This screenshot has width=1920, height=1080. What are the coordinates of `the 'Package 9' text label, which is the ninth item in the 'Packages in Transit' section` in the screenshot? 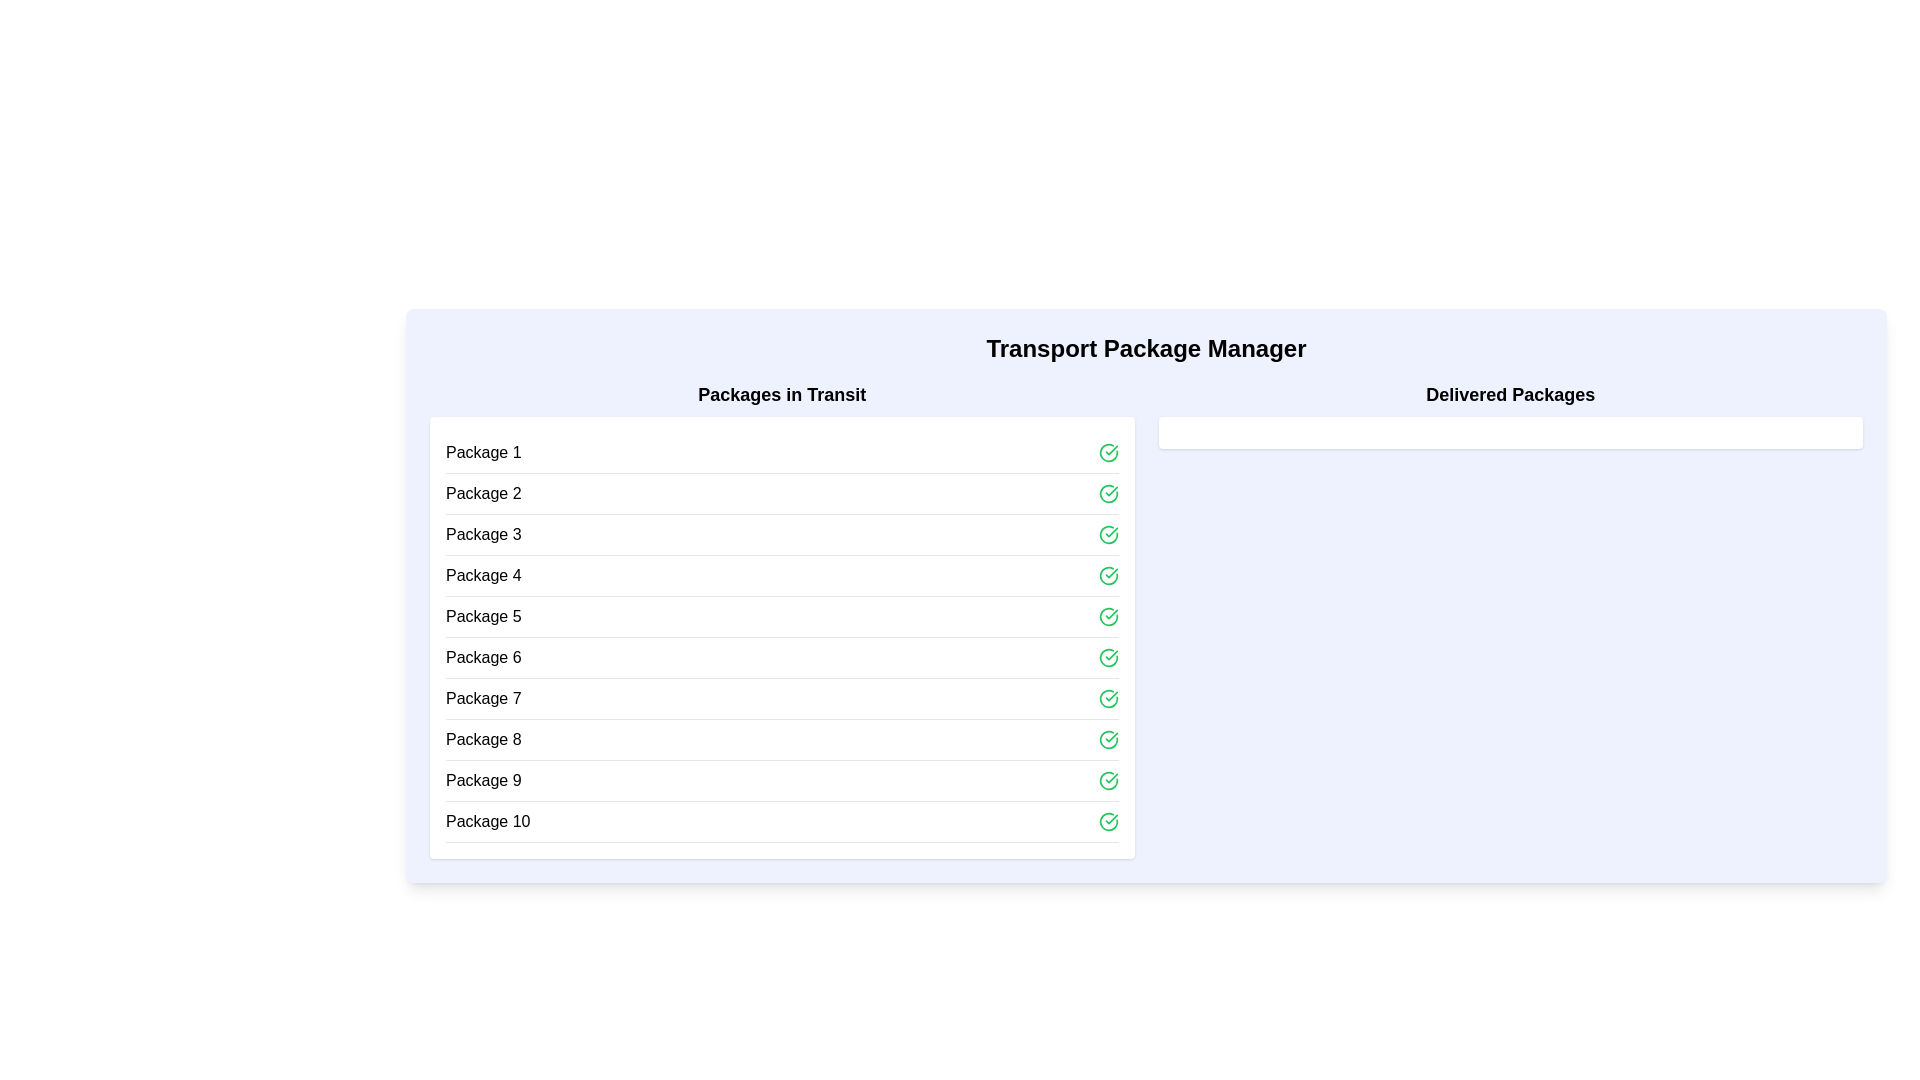 It's located at (483, 779).